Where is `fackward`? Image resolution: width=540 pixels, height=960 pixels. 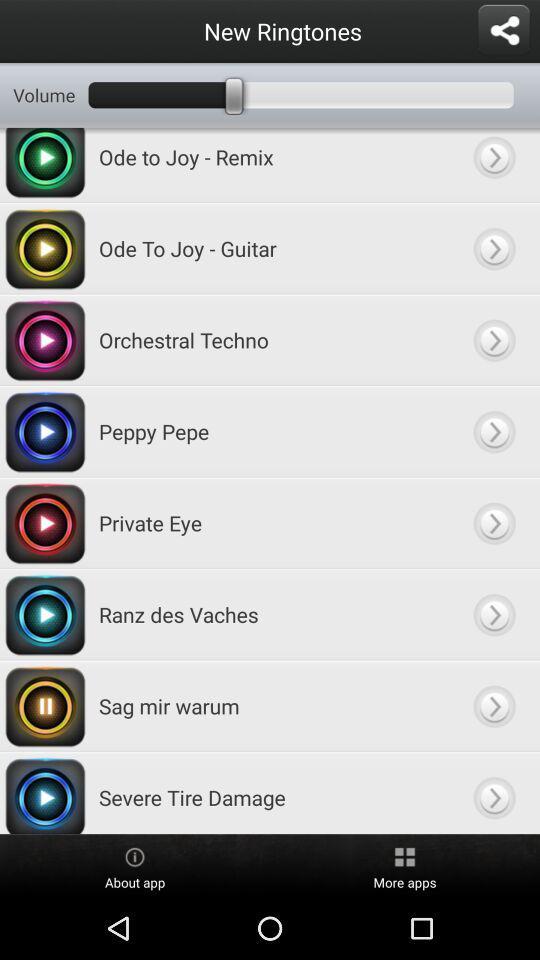
fackward is located at coordinates (493, 522).